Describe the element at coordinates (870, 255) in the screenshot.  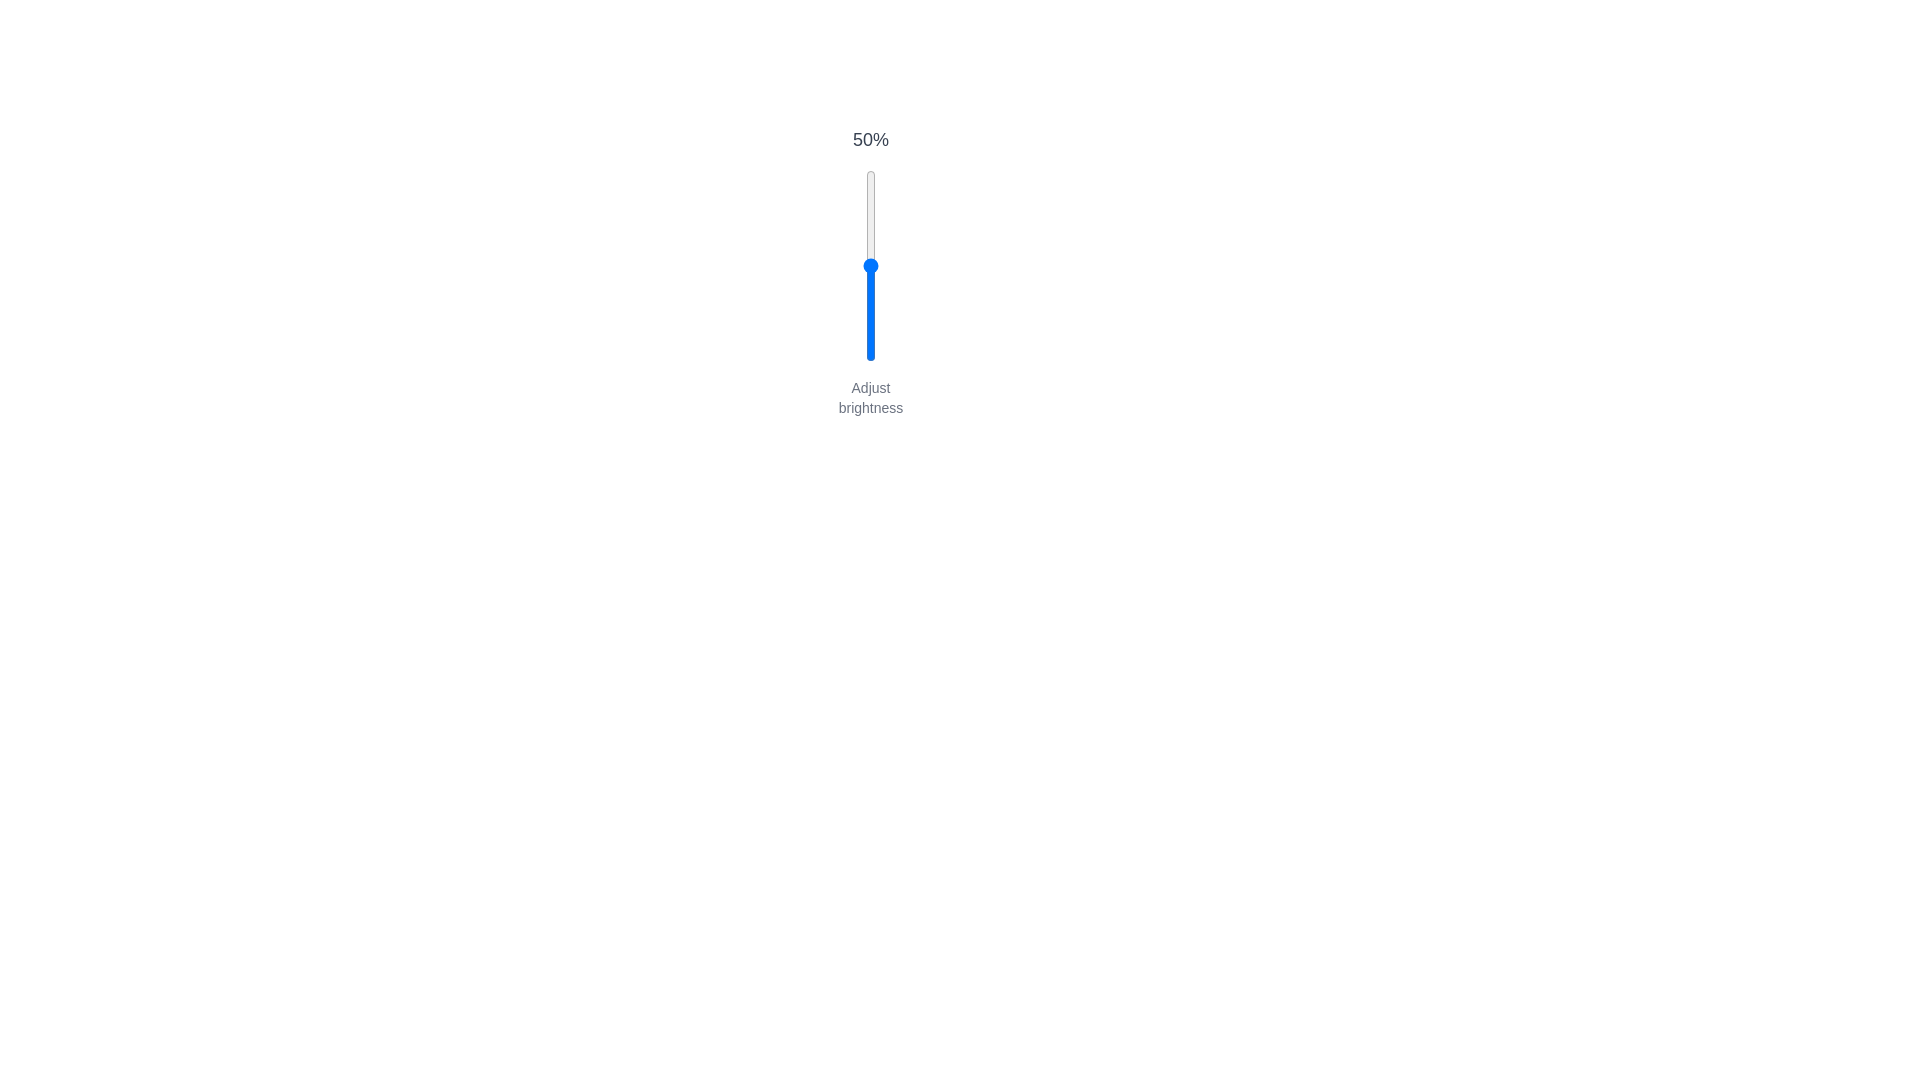
I see `brightness` at that location.